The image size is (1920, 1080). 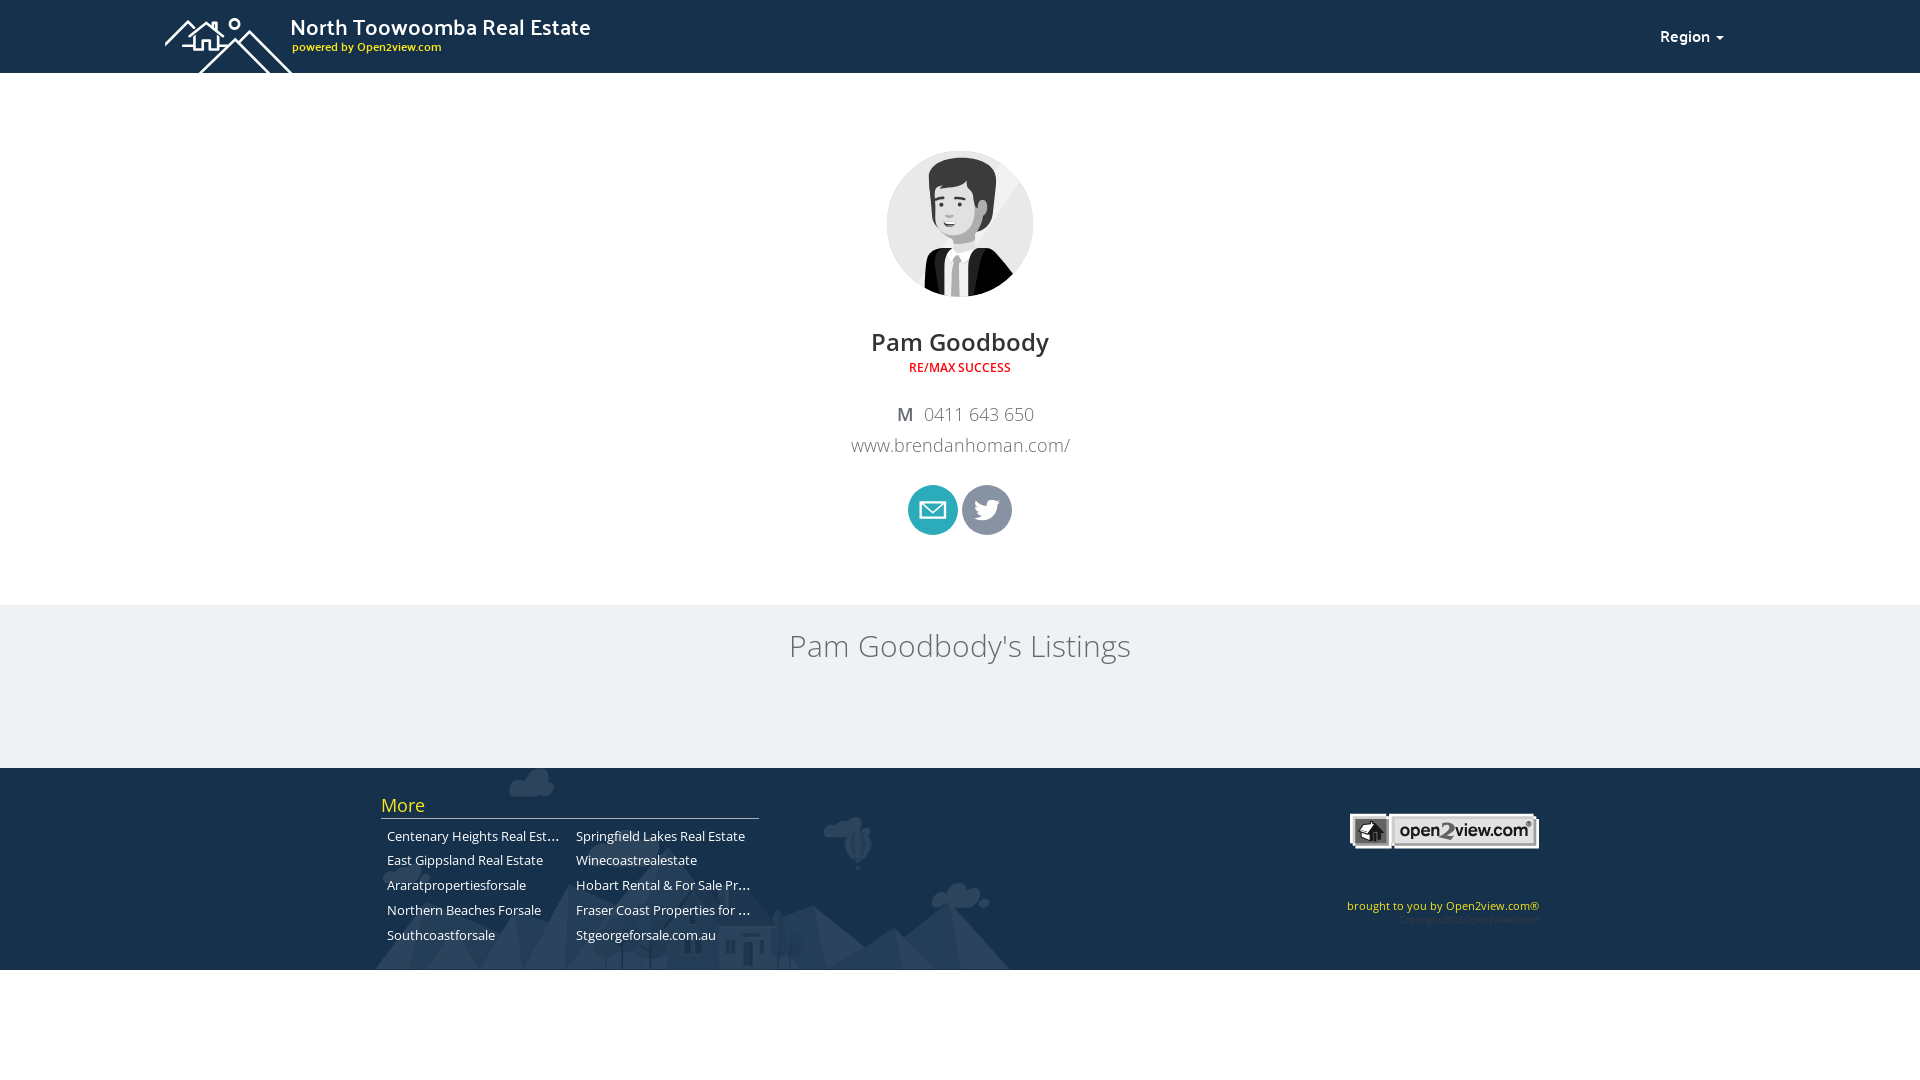 What do you see at coordinates (700, 882) in the screenshot?
I see `'Hobart Rental & For Sale Property Listings'` at bounding box center [700, 882].